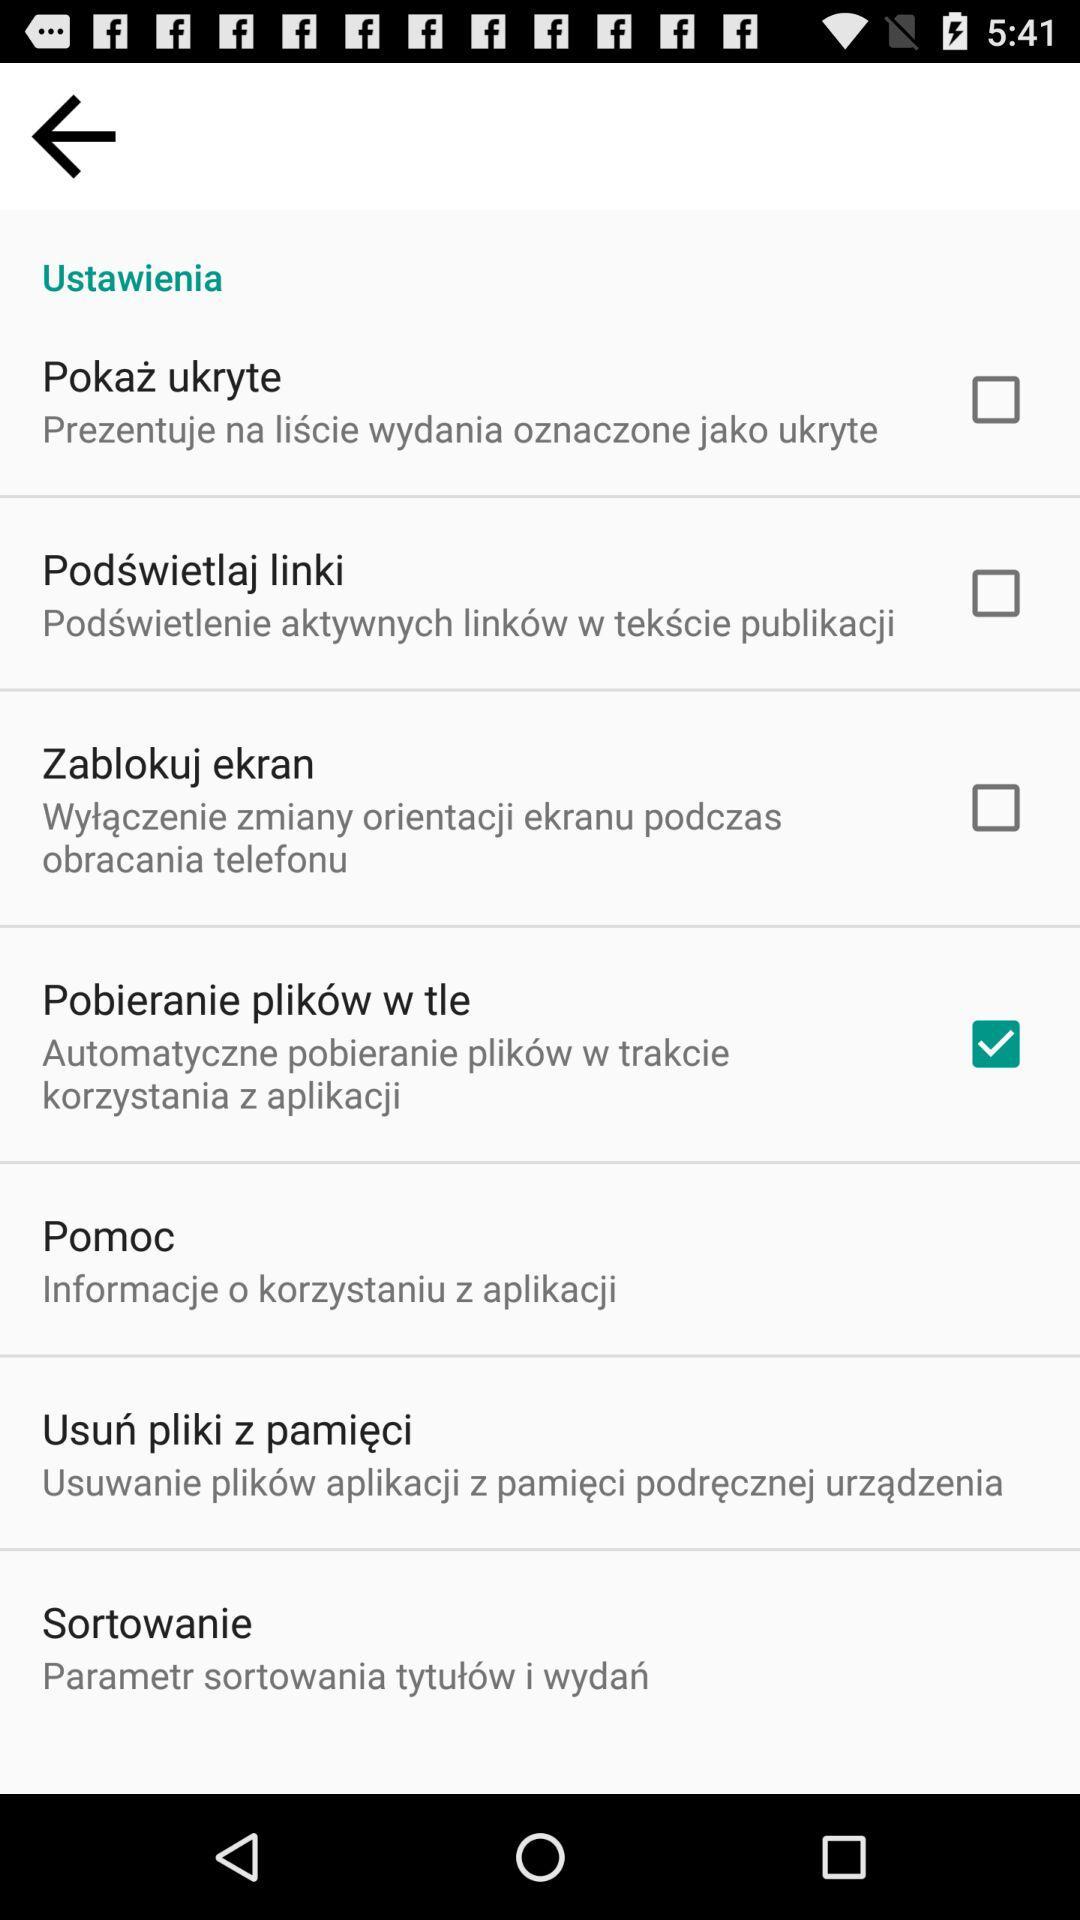 The height and width of the screenshot is (1920, 1080). Describe the element at coordinates (477, 1071) in the screenshot. I see `the item above pomoc item` at that location.